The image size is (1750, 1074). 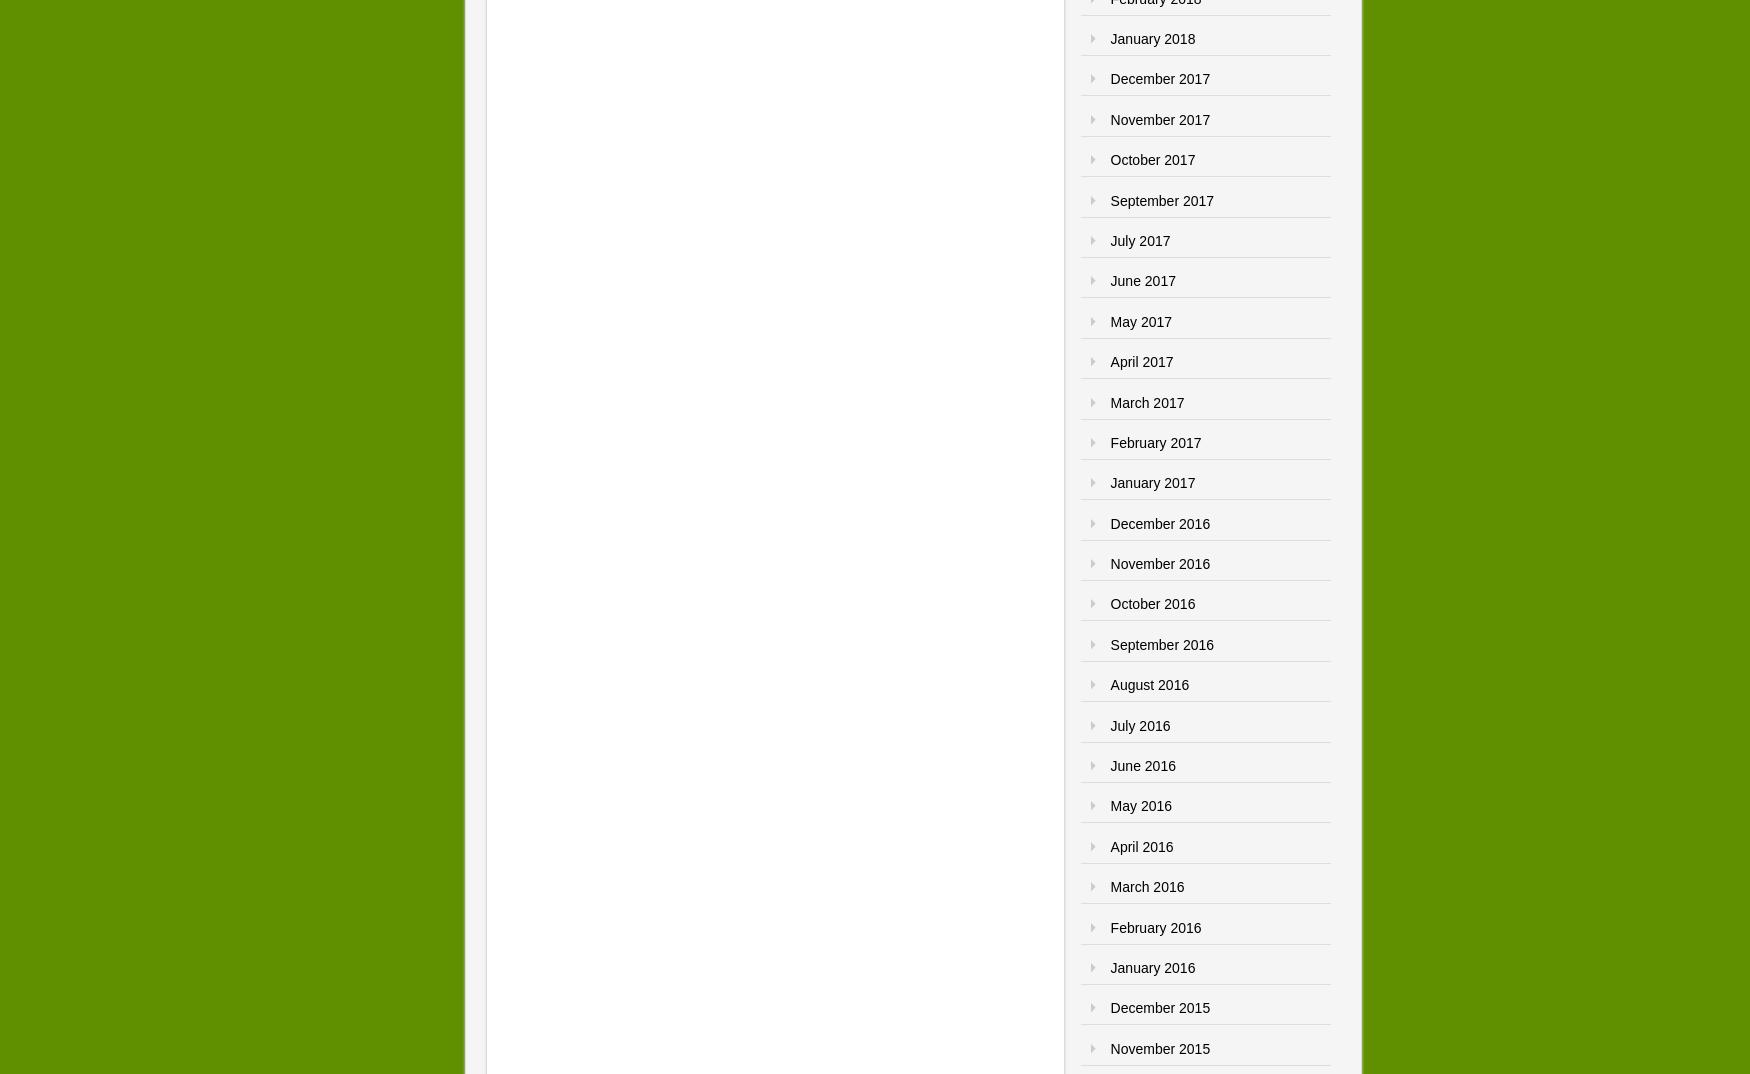 What do you see at coordinates (1140, 845) in the screenshot?
I see `'April 2016'` at bounding box center [1140, 845].